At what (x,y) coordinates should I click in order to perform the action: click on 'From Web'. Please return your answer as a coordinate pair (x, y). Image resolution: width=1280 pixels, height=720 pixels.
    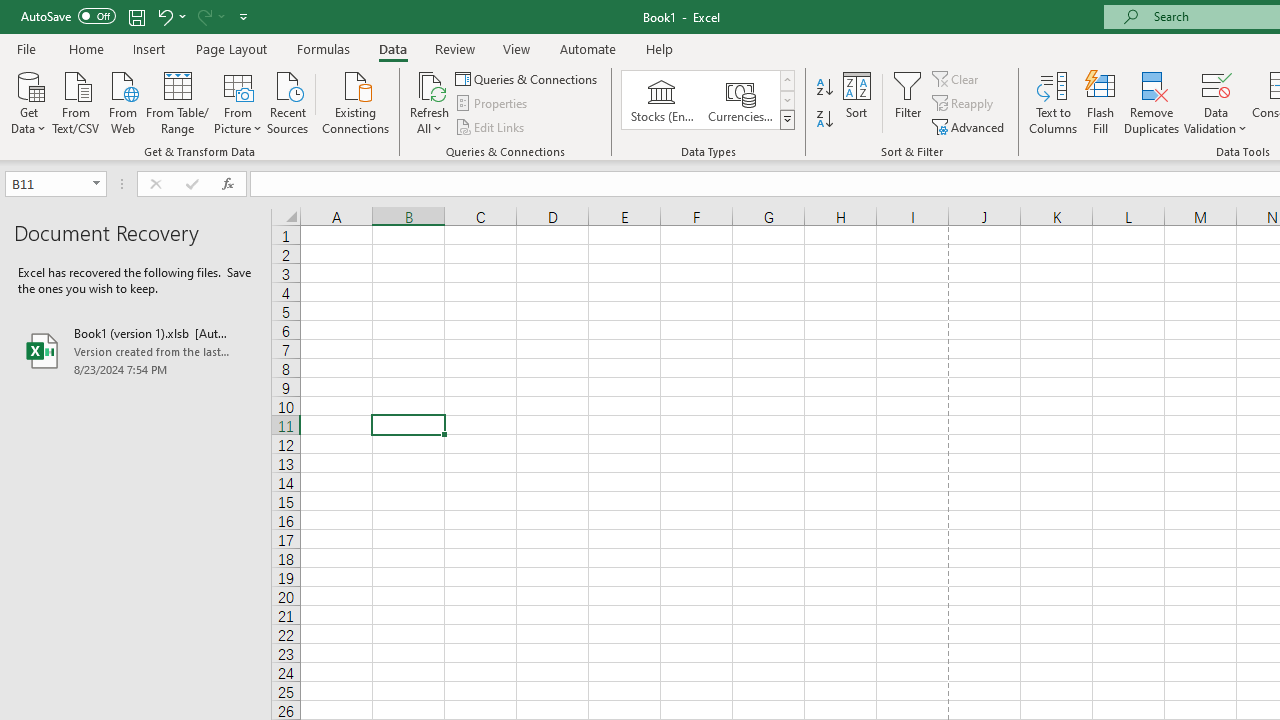
    Looking at the image, I should click on (121, 101).